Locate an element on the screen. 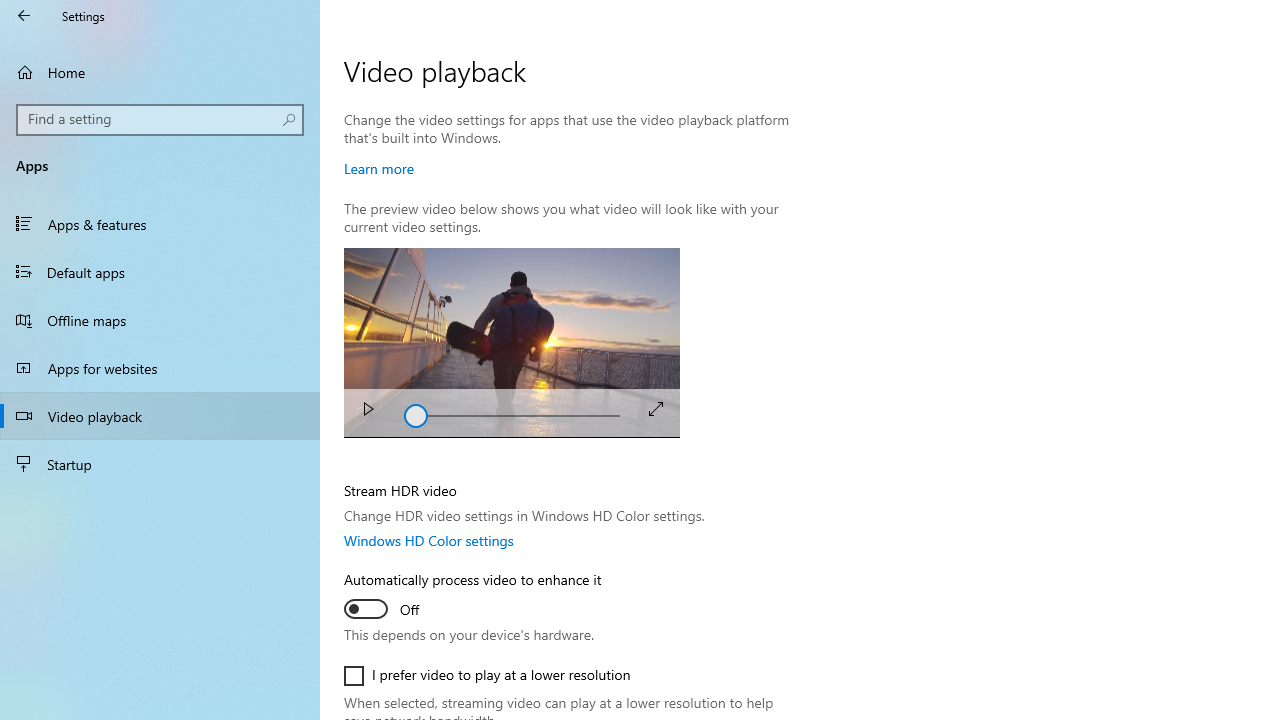  'Apps for websites' is located at coordinates (160, 367).